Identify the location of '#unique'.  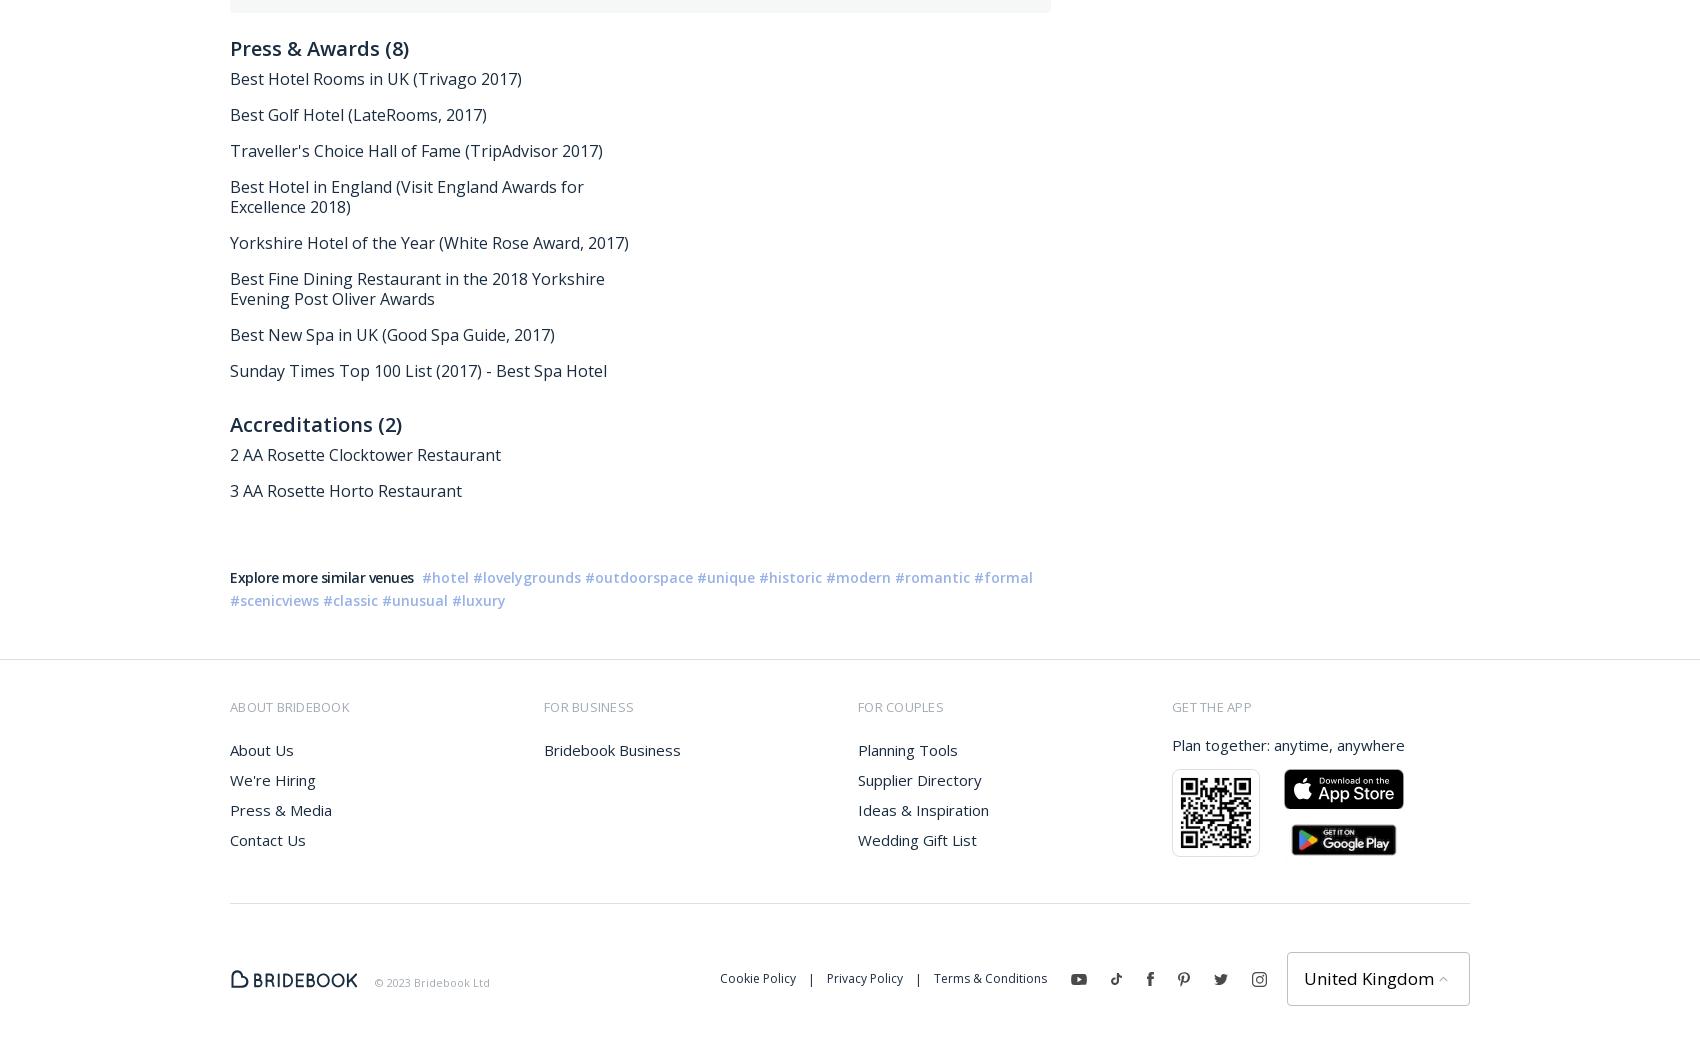
(725, 576).